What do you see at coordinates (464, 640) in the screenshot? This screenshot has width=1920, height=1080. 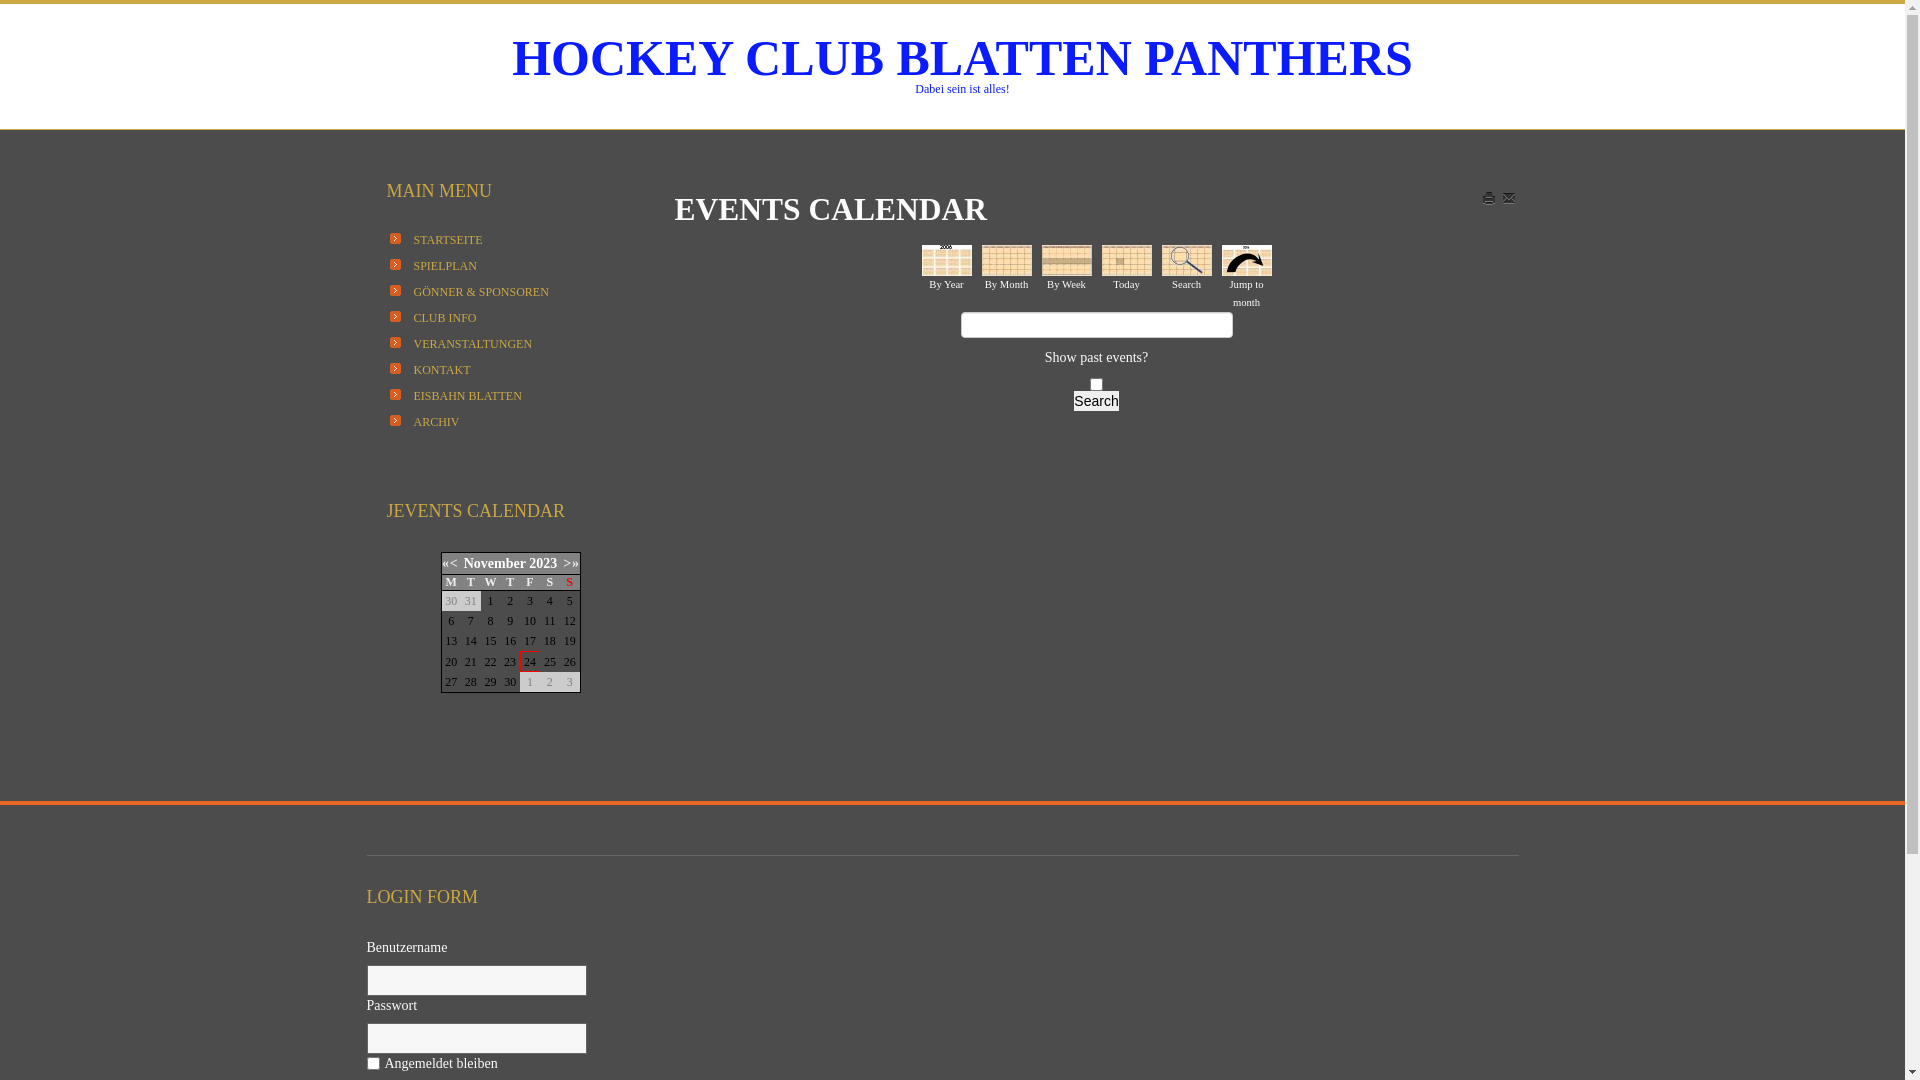 I see `'14'` at bounding box center [464, 640].